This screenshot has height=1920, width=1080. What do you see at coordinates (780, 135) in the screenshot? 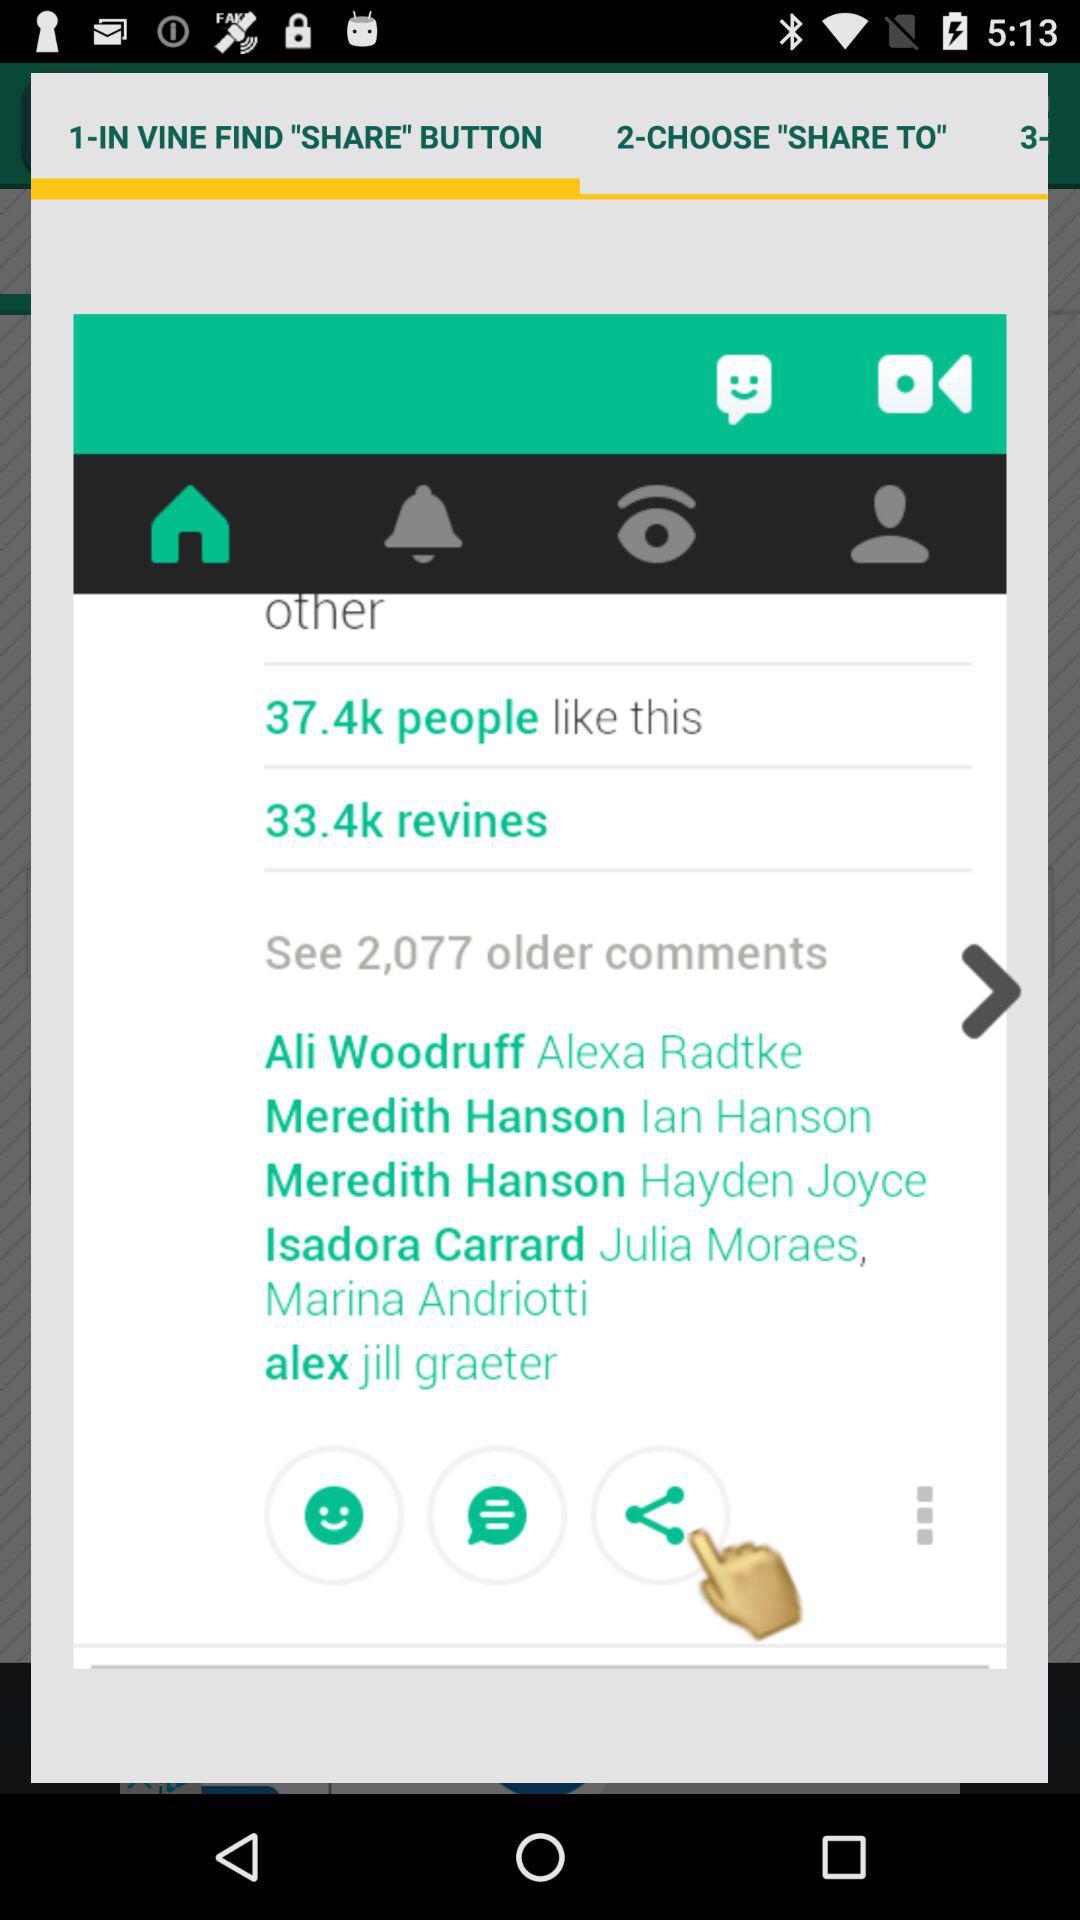
I see `the item to the right of 1 in vine item` at bounding box center [780, 135].